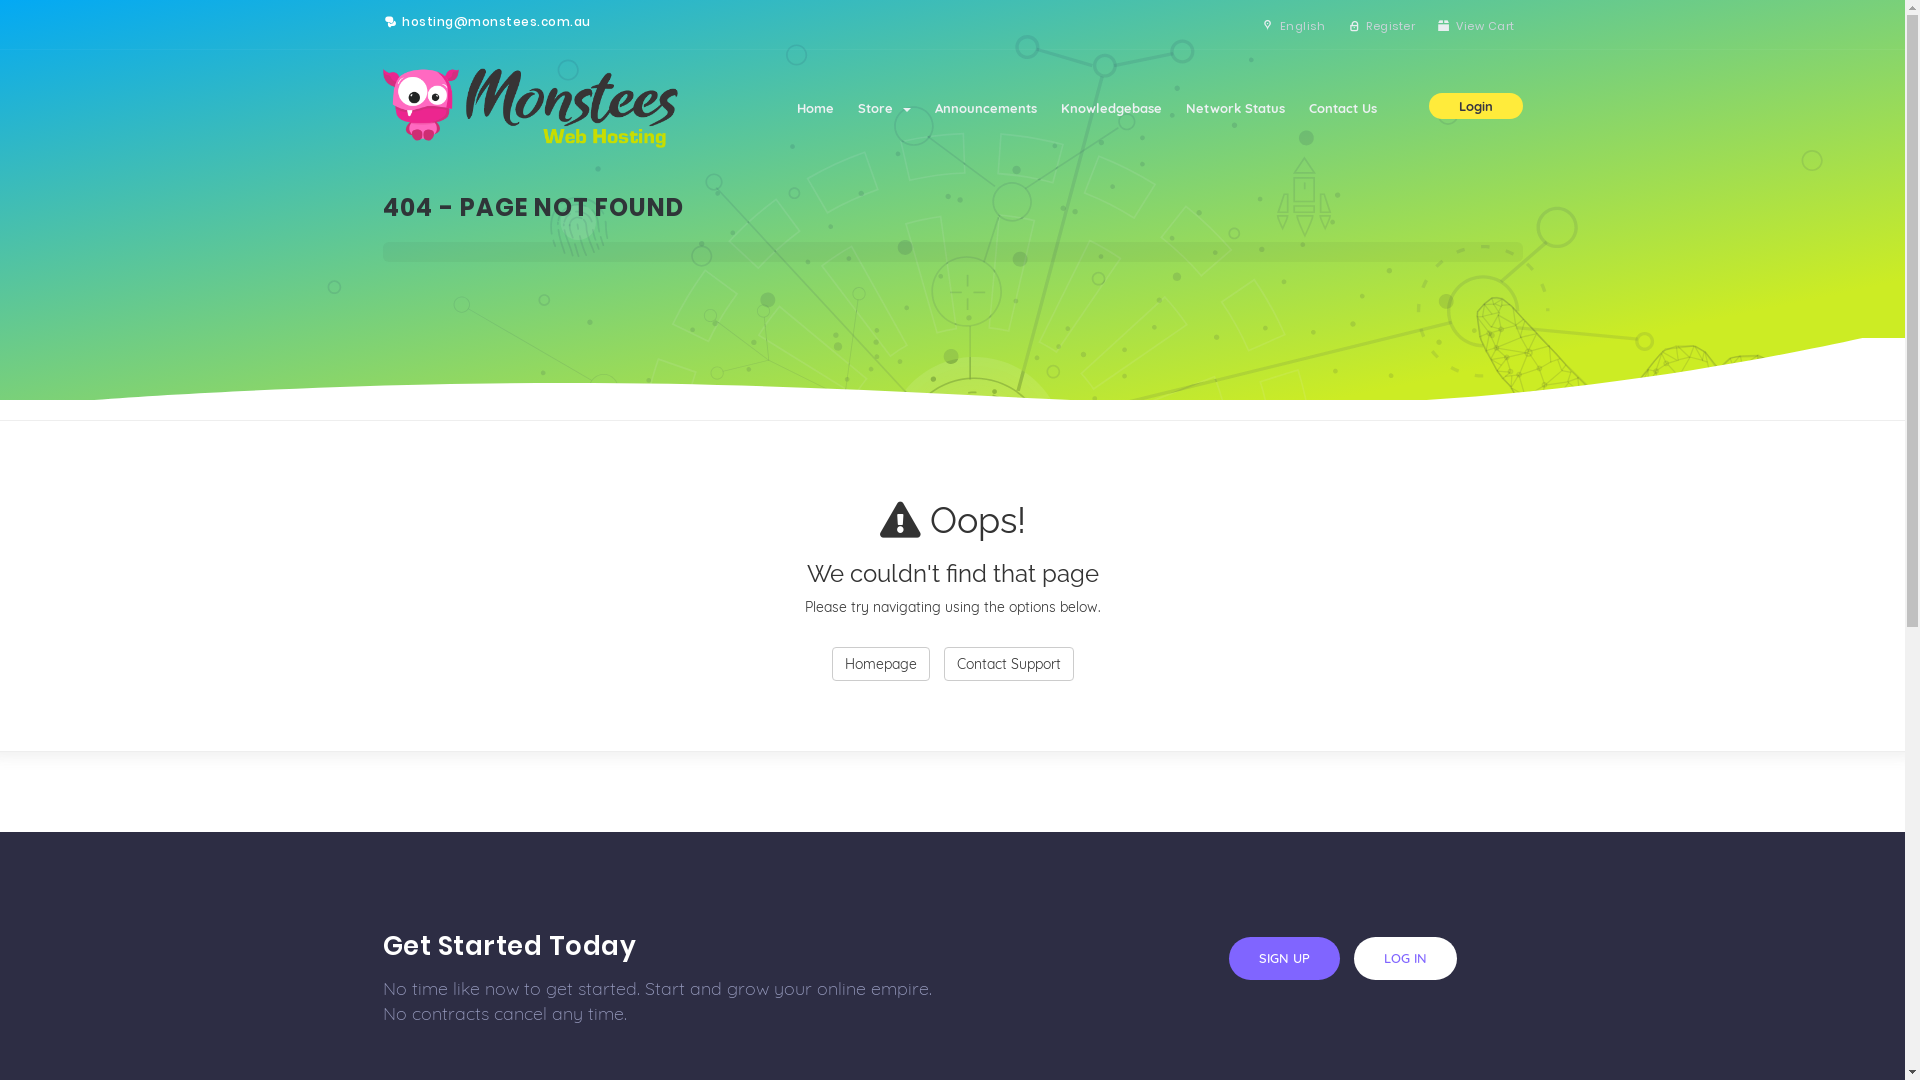 The width and height of the screenshot is (1920, 1080). What do you see at coordinates (1342, 108) in the screenshot?
I see `'Contact Us'` at bounding box center [1342, 108].